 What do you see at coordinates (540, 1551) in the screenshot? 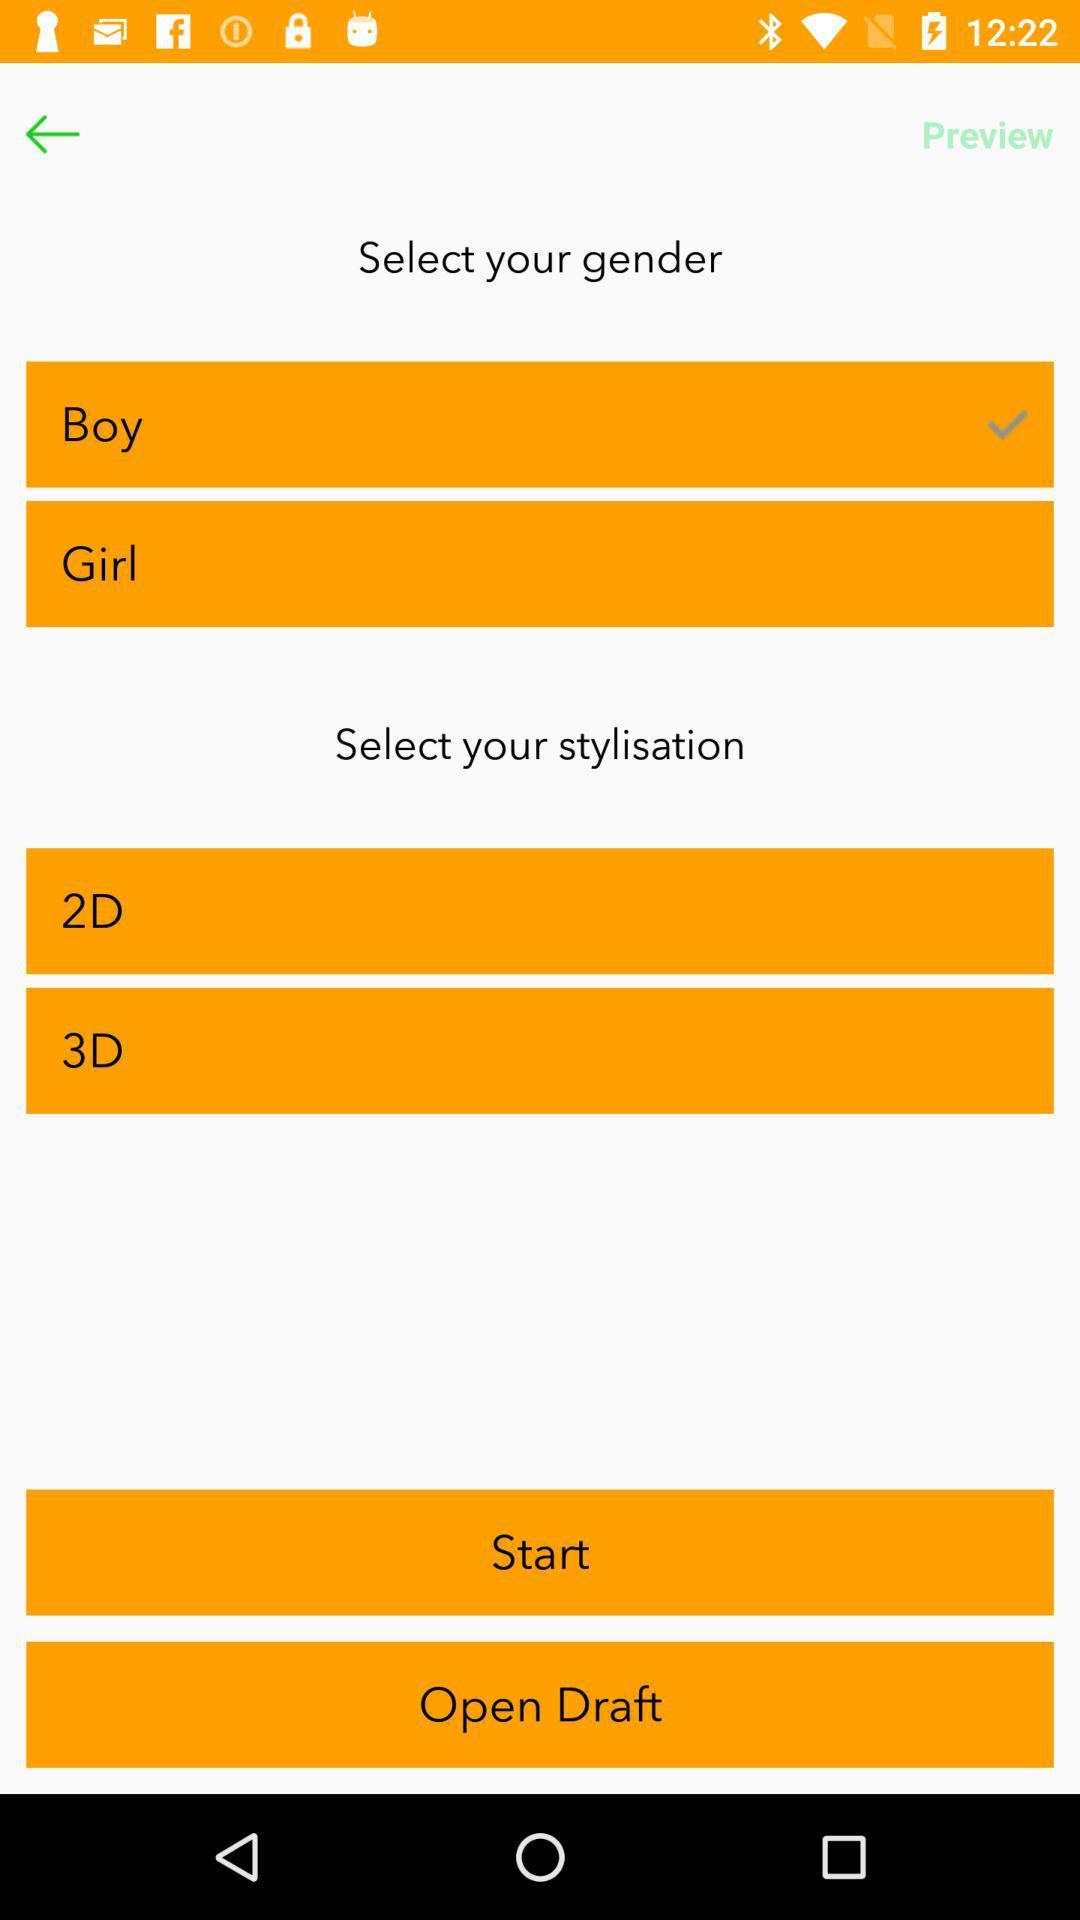
I see `app below 3d item` at bounding box center [540, 1551].